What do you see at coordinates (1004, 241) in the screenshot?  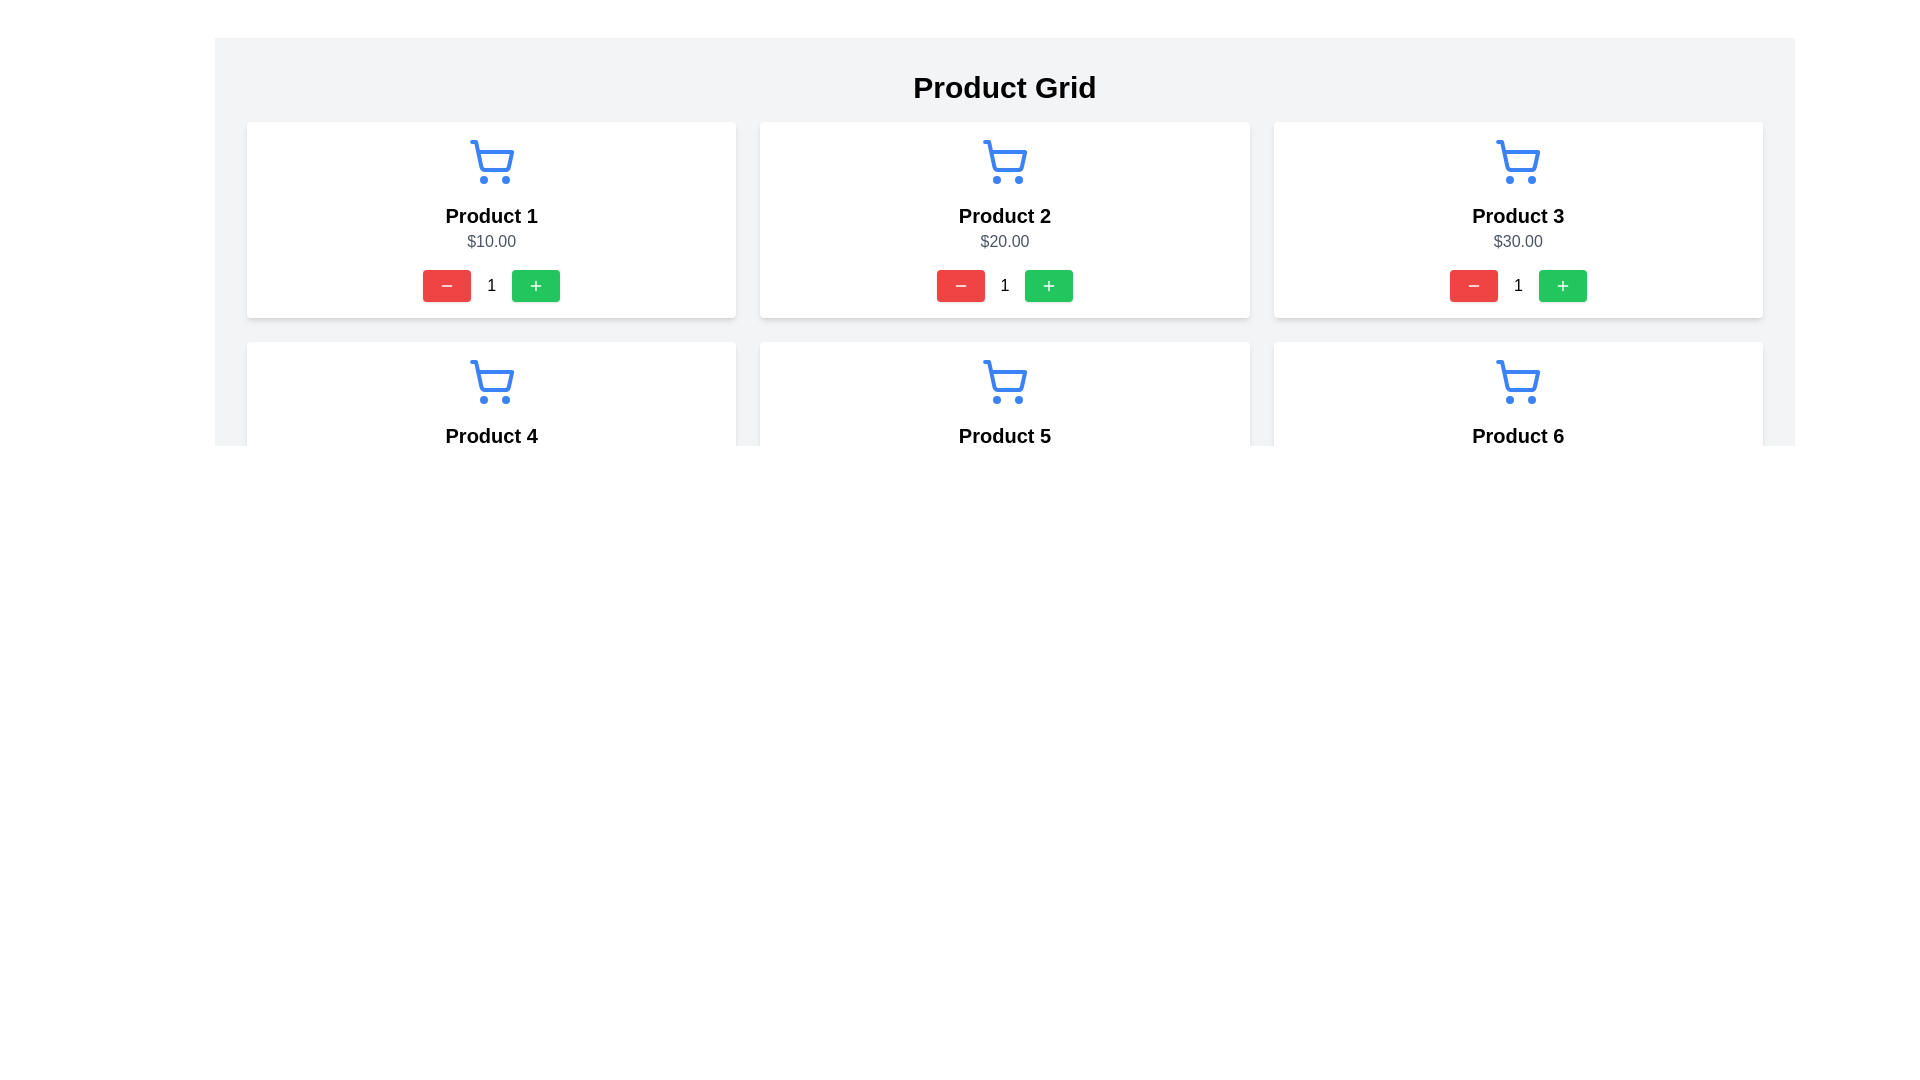 I see `text label displaying the price of 'Product 2', which is centered below the title and above the quantity adjustment buttons in the second product card` at bounding box center [1004, 241].